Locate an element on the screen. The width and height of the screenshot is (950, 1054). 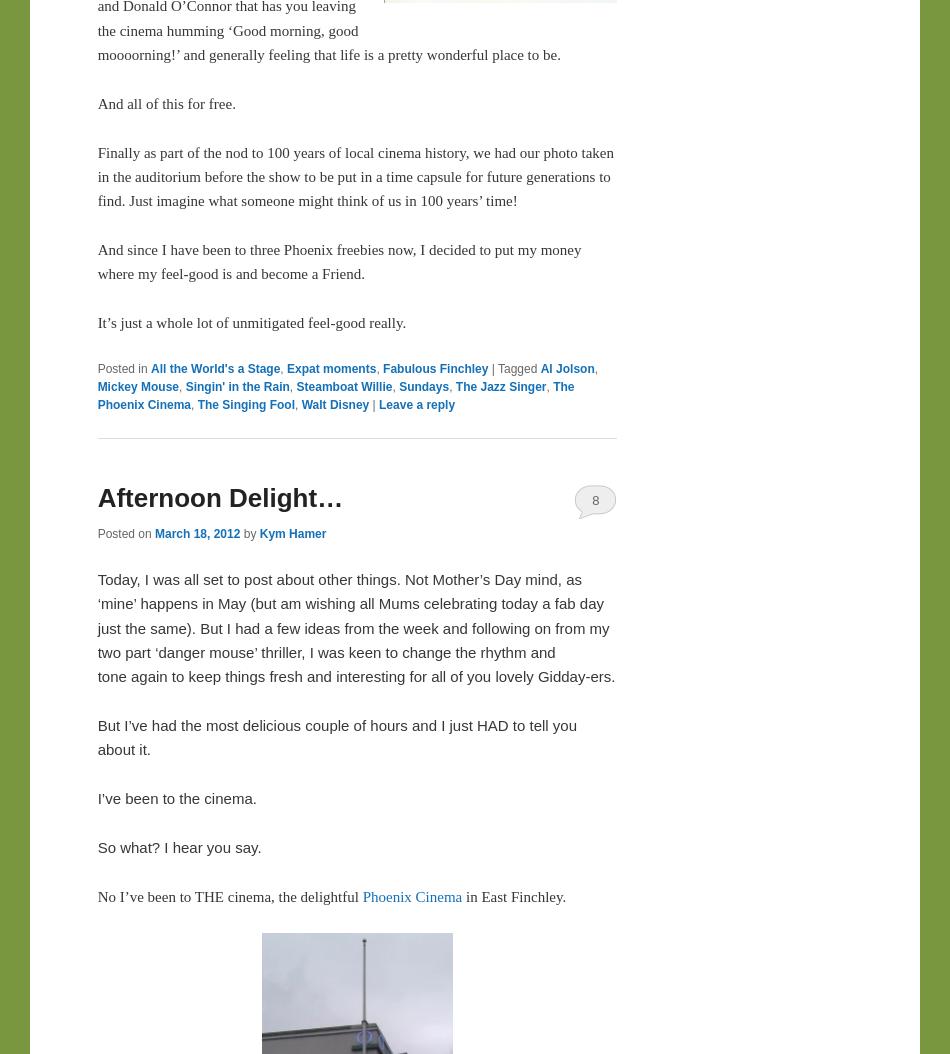
'March 18, 2012' is located at coordinates (197, 533).